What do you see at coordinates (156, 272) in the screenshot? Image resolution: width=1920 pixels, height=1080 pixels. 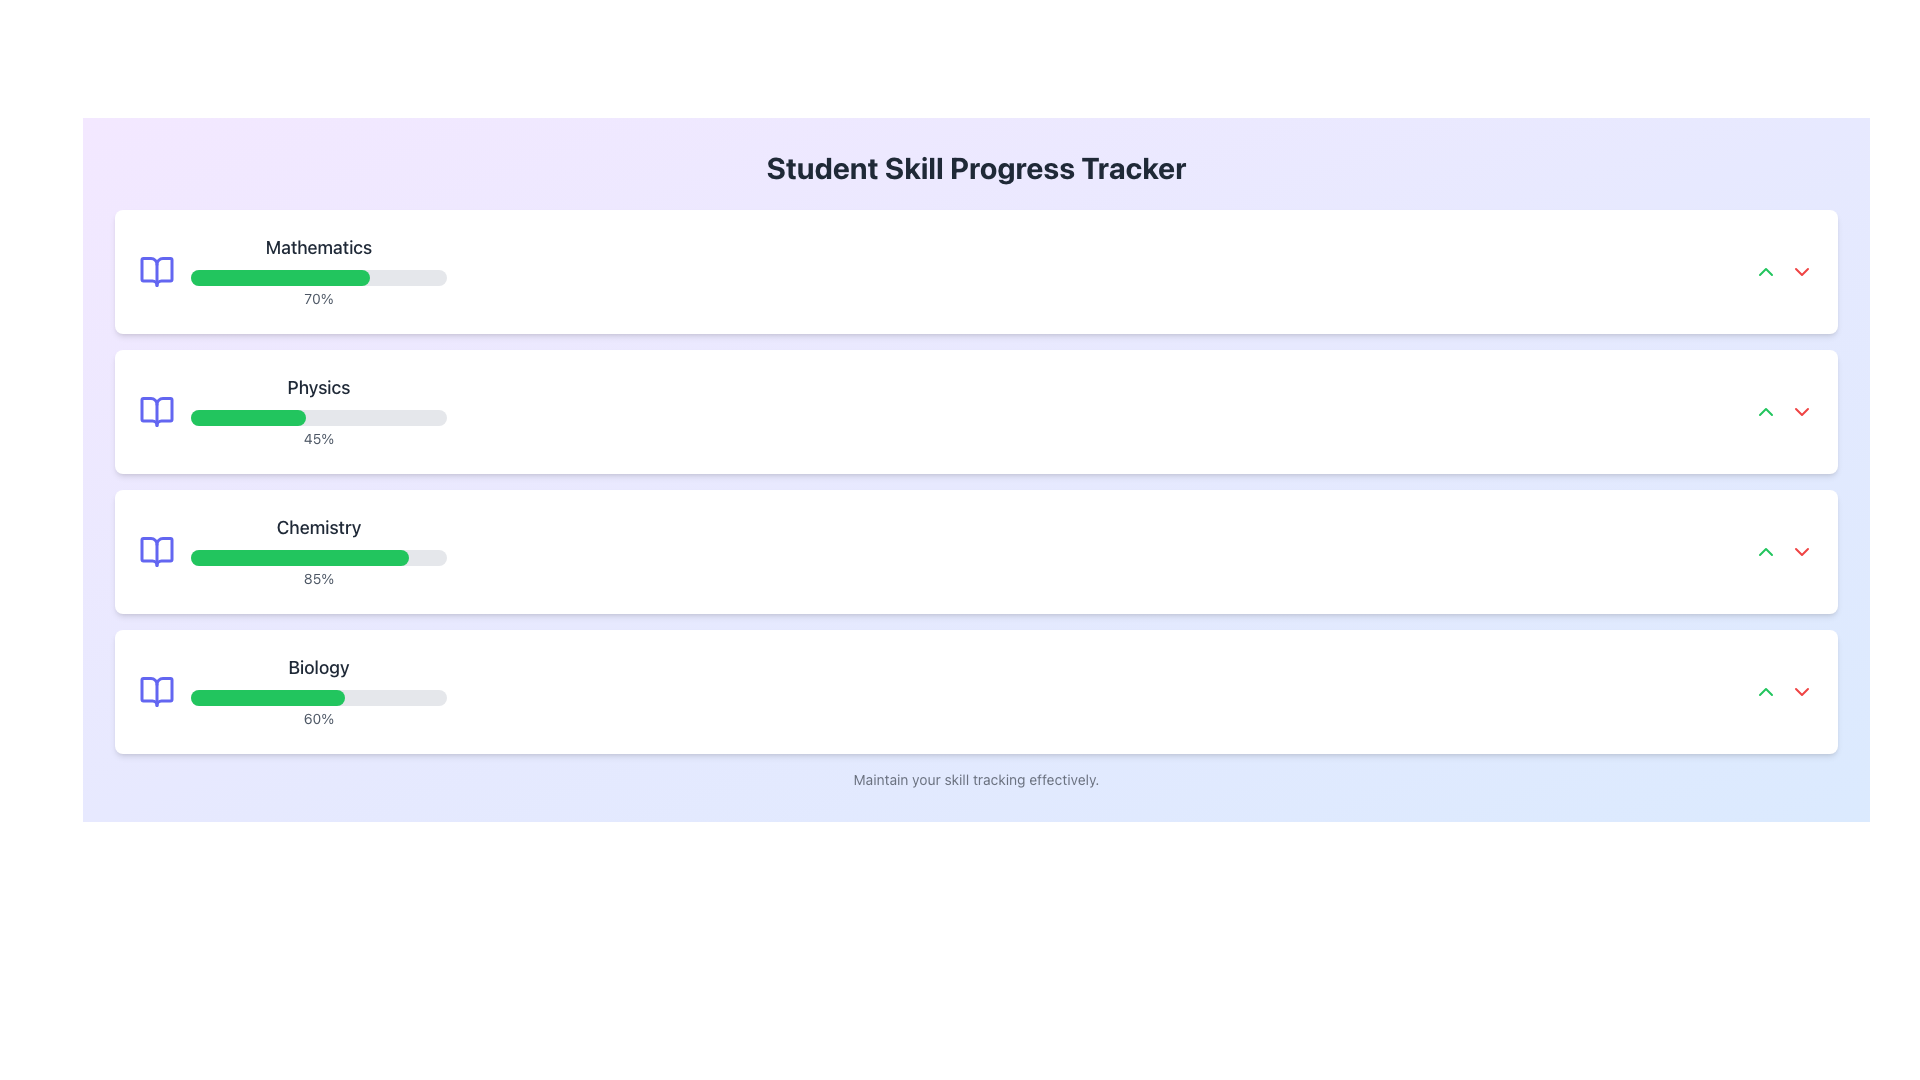 I see `the opened book icon, which is outlined in purple and located in the first row labeled 'Mathematics', positioned to the left of the progress bar` at bounding box center [156, 272].